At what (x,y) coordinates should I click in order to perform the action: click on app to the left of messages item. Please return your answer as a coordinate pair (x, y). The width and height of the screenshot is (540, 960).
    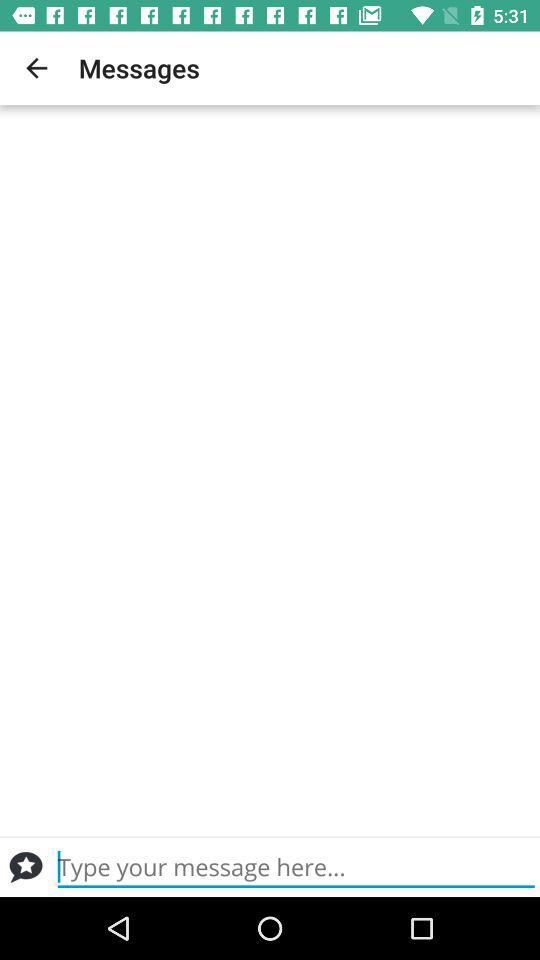
    Looking at the image, I should click on (36, 68).